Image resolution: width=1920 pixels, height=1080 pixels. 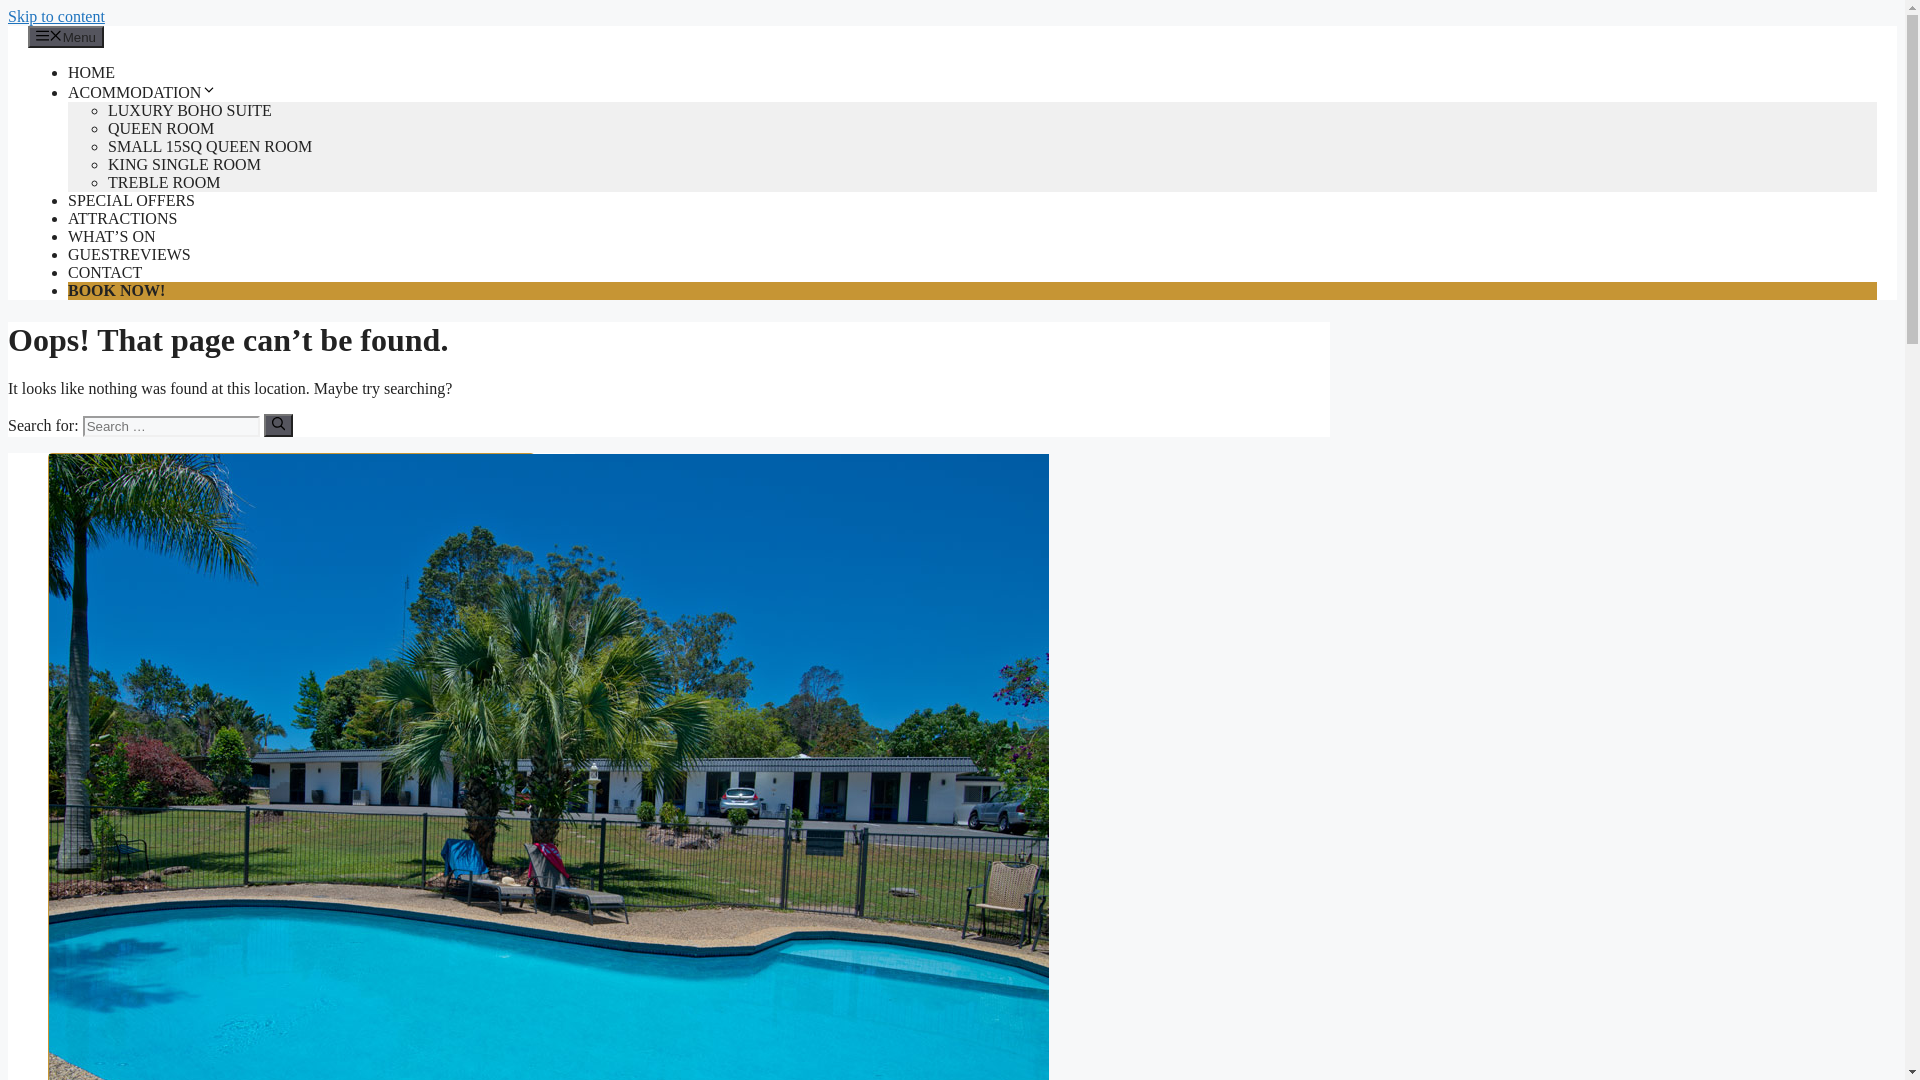 What do you see at coordinates (56, 16) in the screenshot?
I see `'Skip to content'` at bounding box center [56, 16].